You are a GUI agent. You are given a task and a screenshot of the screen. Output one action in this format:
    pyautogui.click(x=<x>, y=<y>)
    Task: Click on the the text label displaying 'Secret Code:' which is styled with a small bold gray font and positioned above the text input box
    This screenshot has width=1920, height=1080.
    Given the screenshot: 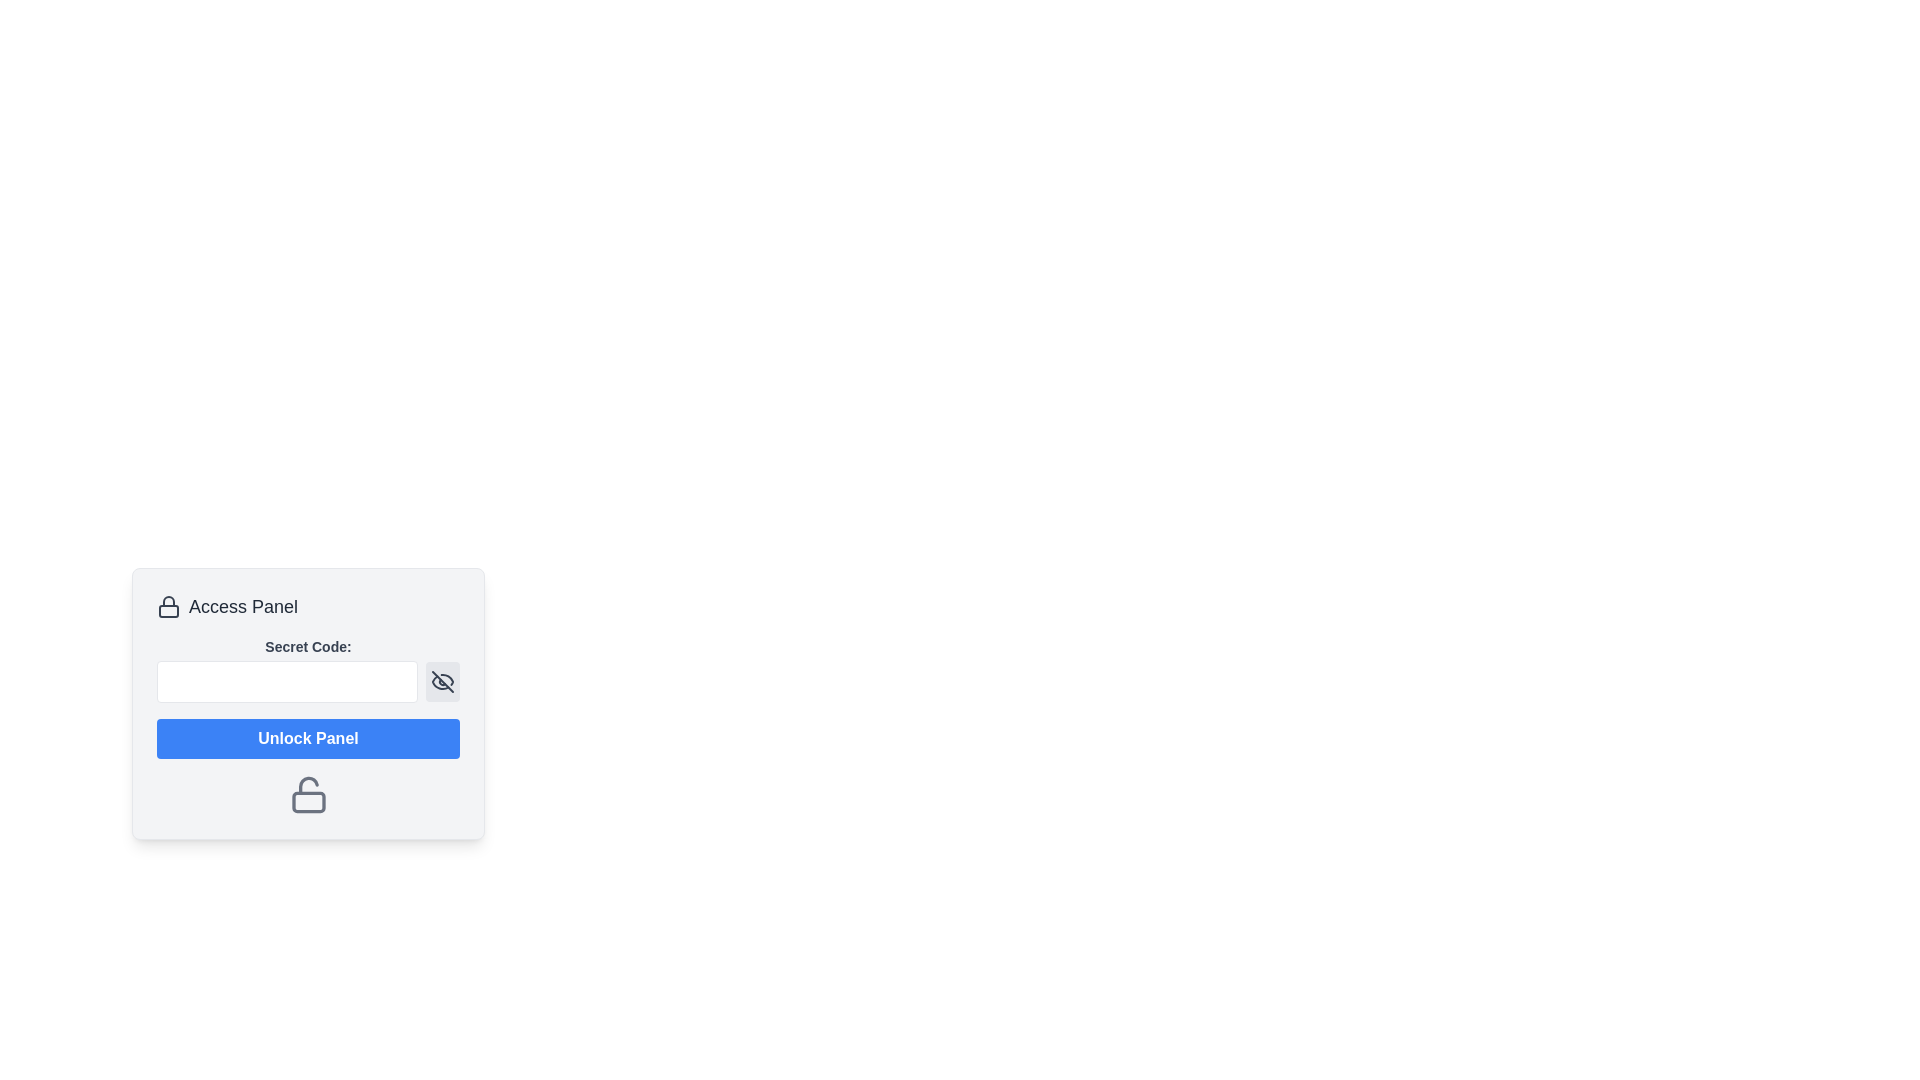 What is the action you would take?
    pyautogui.click(x=307, y=647)
    